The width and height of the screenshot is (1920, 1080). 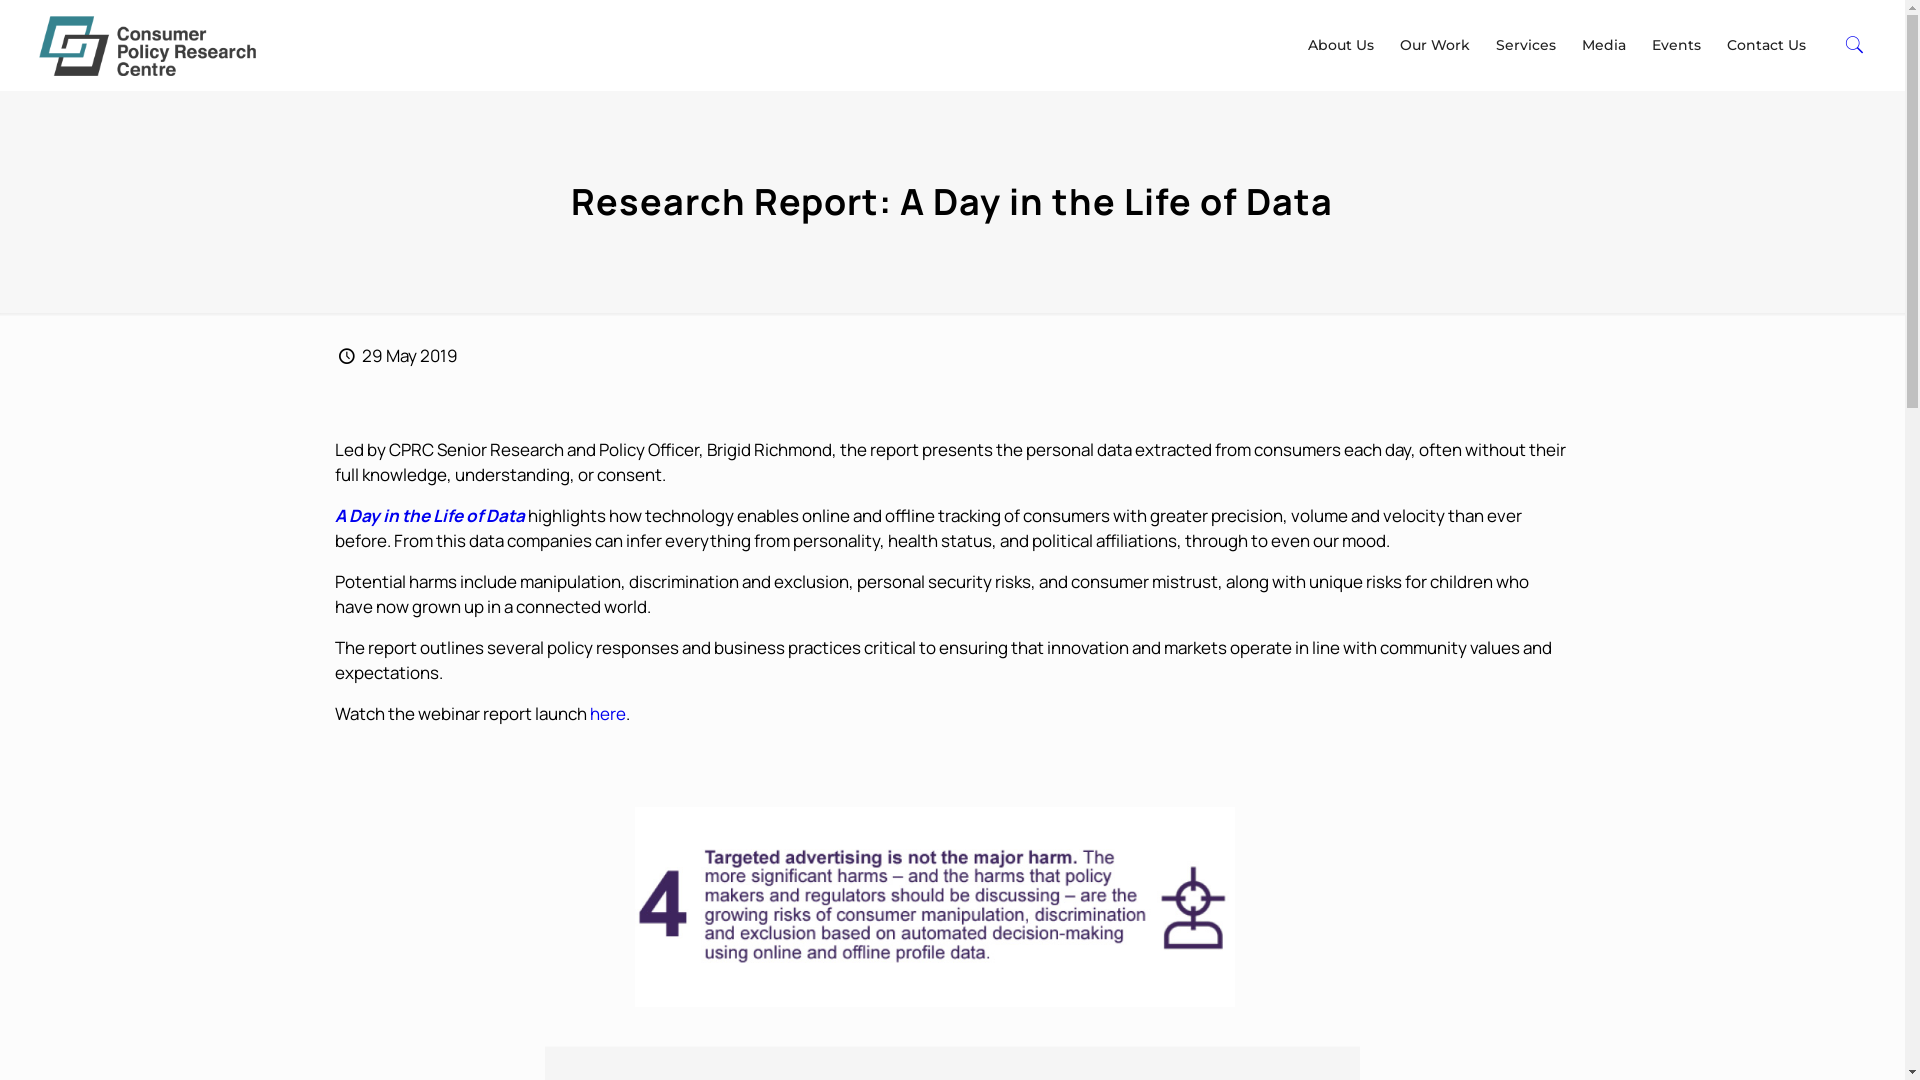 What do you see at coordinates (607, 712) in the screenshot?
I see `'here'` at bounding box center [607, 712].